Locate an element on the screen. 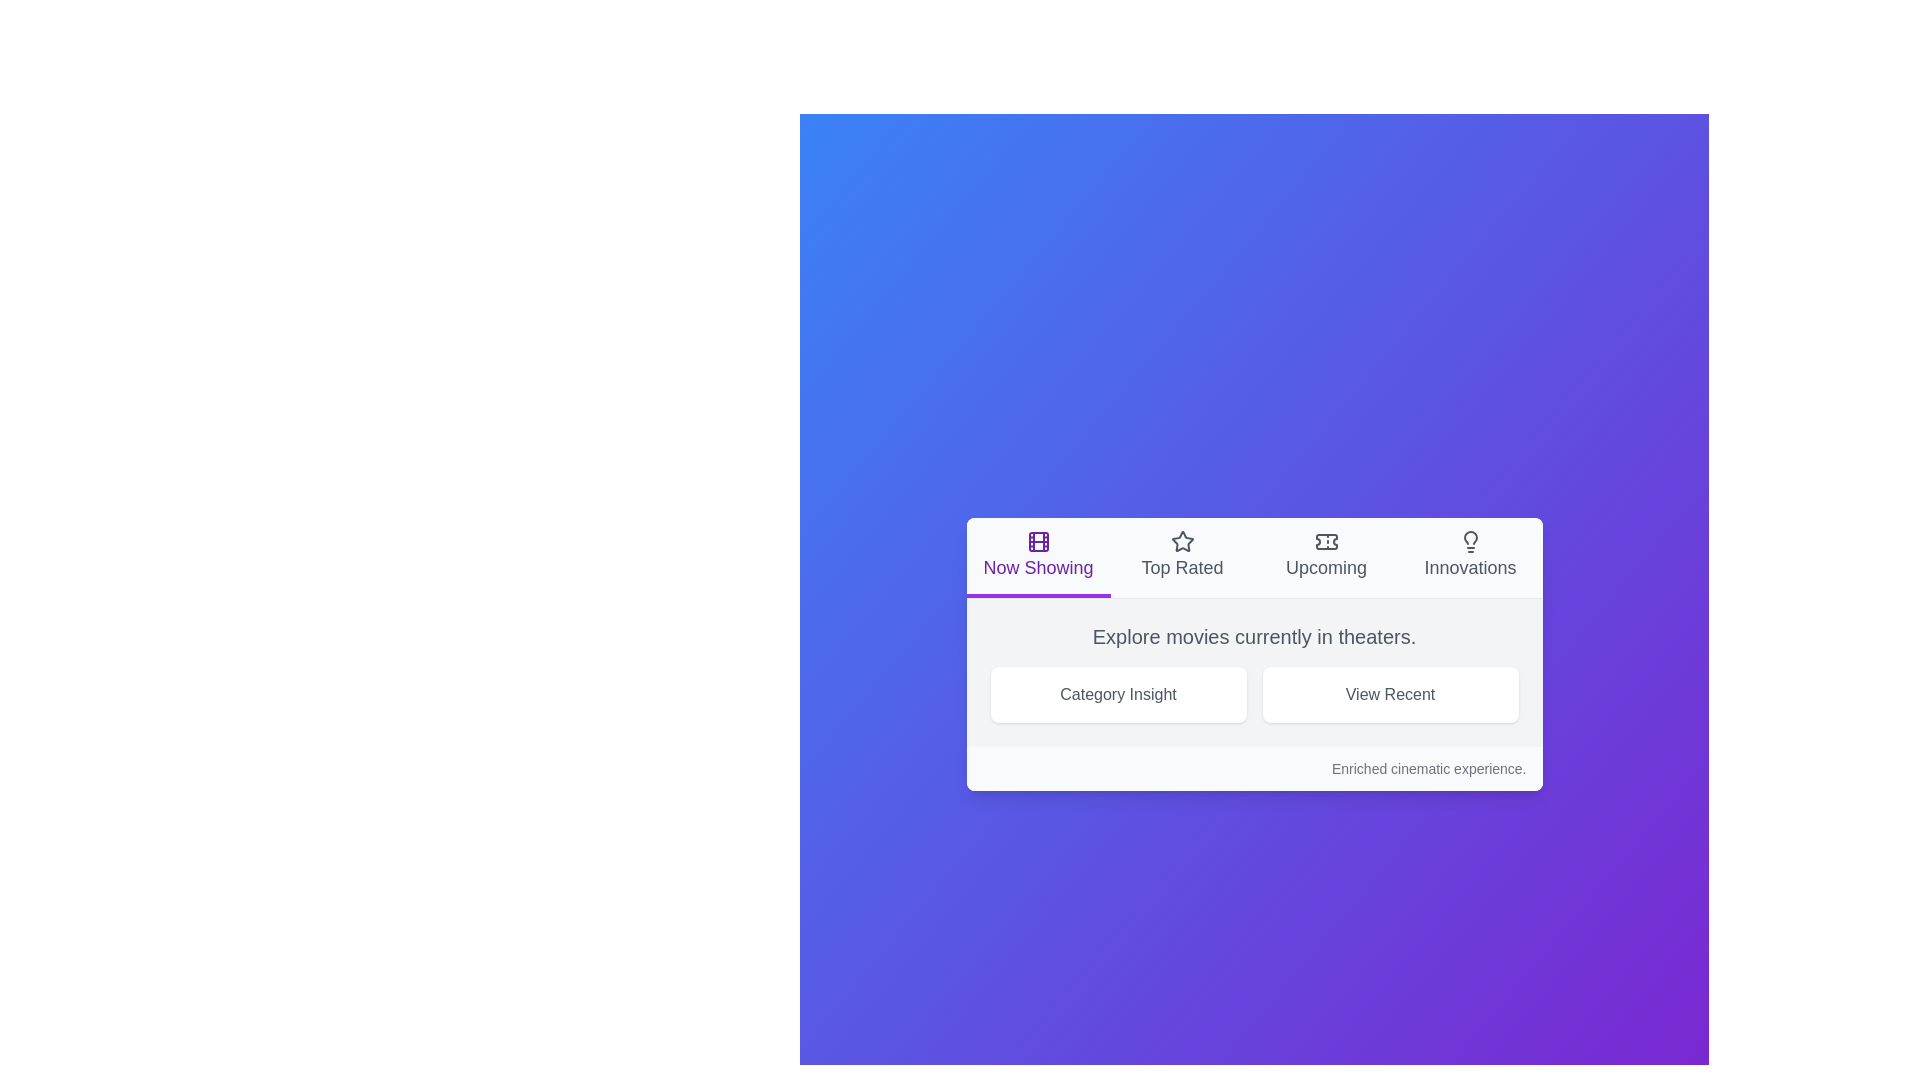 Image resolution: width=1920 pixels, height=1080 pixels. the 'Top Rated' button, which features a star icon above the text in a bold font, located in the center-top of the navigation menu is located at coordinates (1182, 555).